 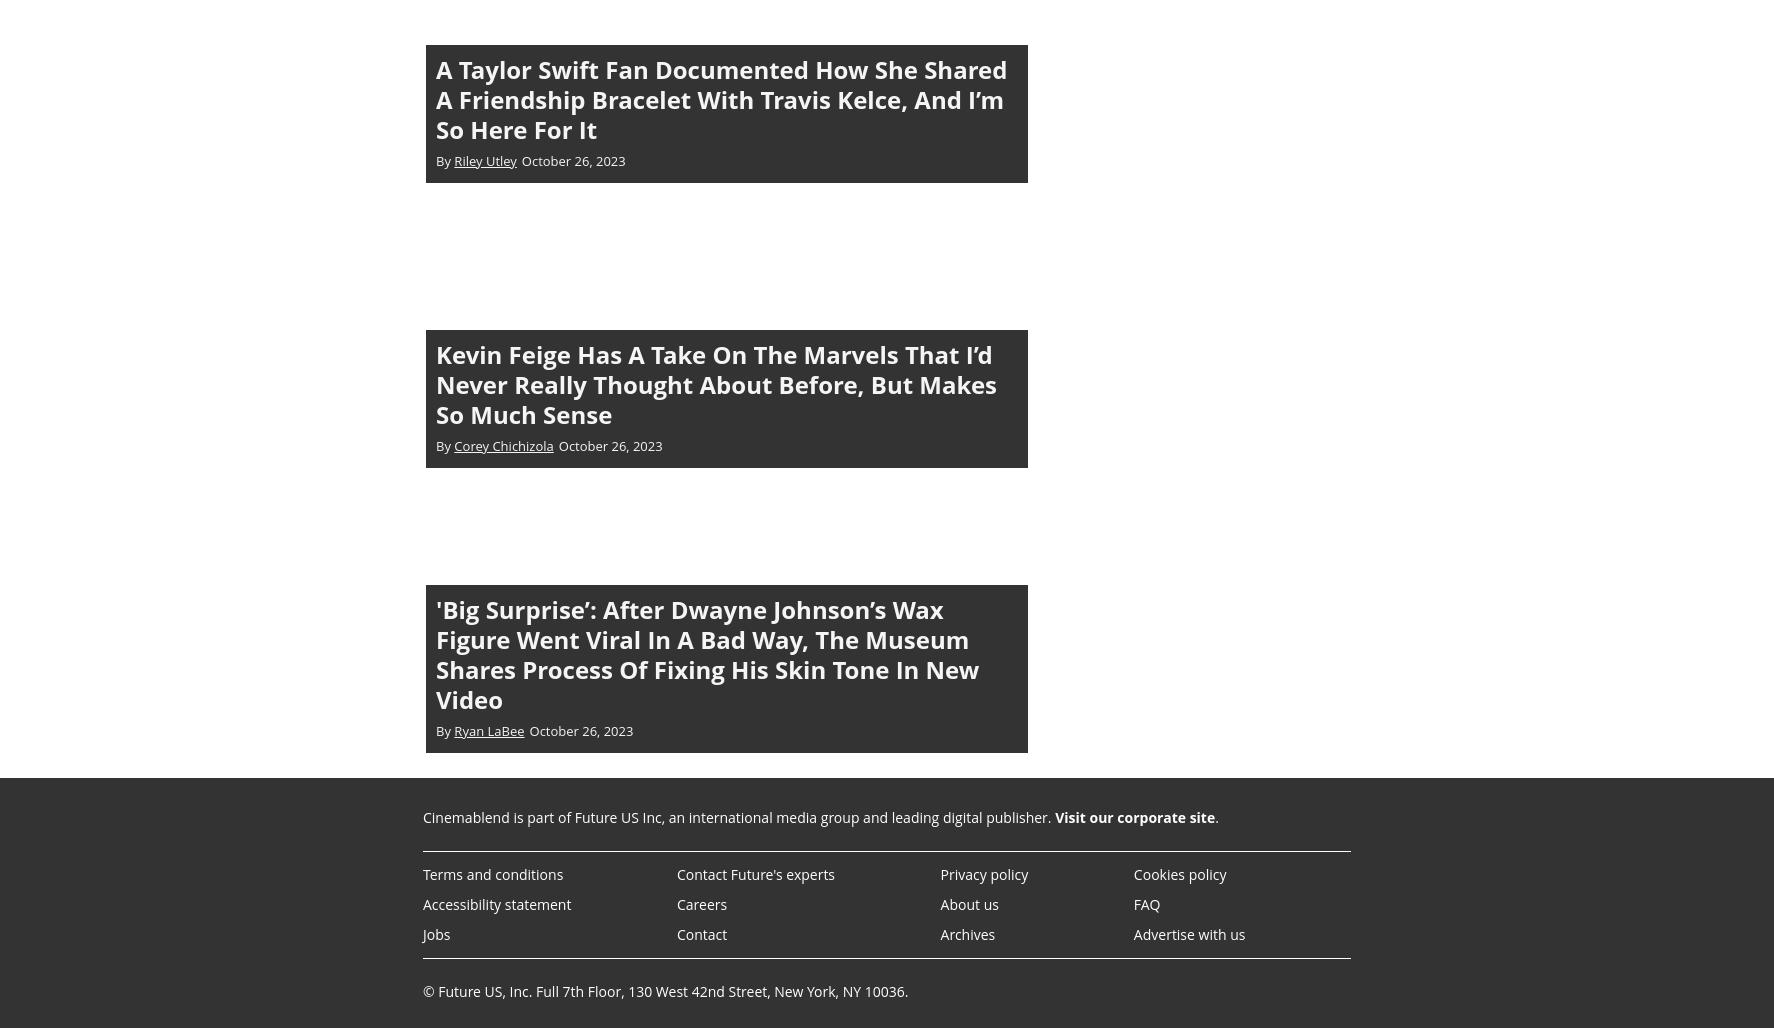 What do you see at coordinates (701, 903) in the screenshot?
I see `'Careers'` at bounding box center [701, 903].